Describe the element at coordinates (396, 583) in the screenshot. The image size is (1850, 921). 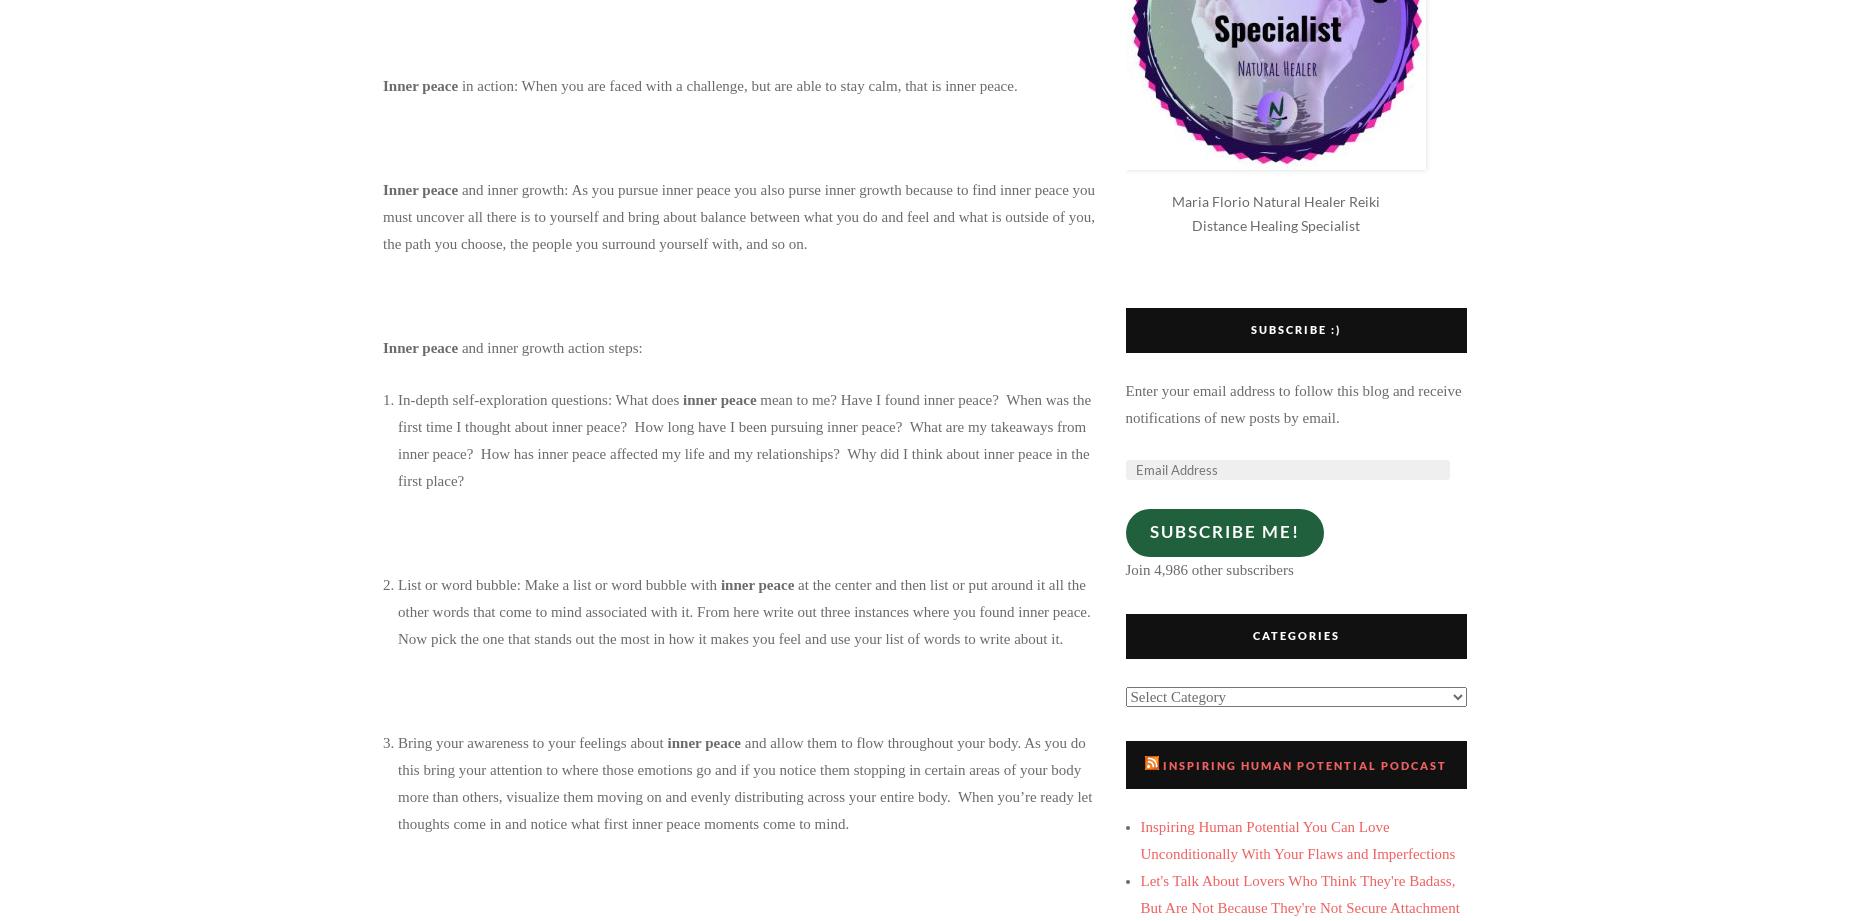
I see `'List or word bubble: Make a list or word bubble with'` at that location.